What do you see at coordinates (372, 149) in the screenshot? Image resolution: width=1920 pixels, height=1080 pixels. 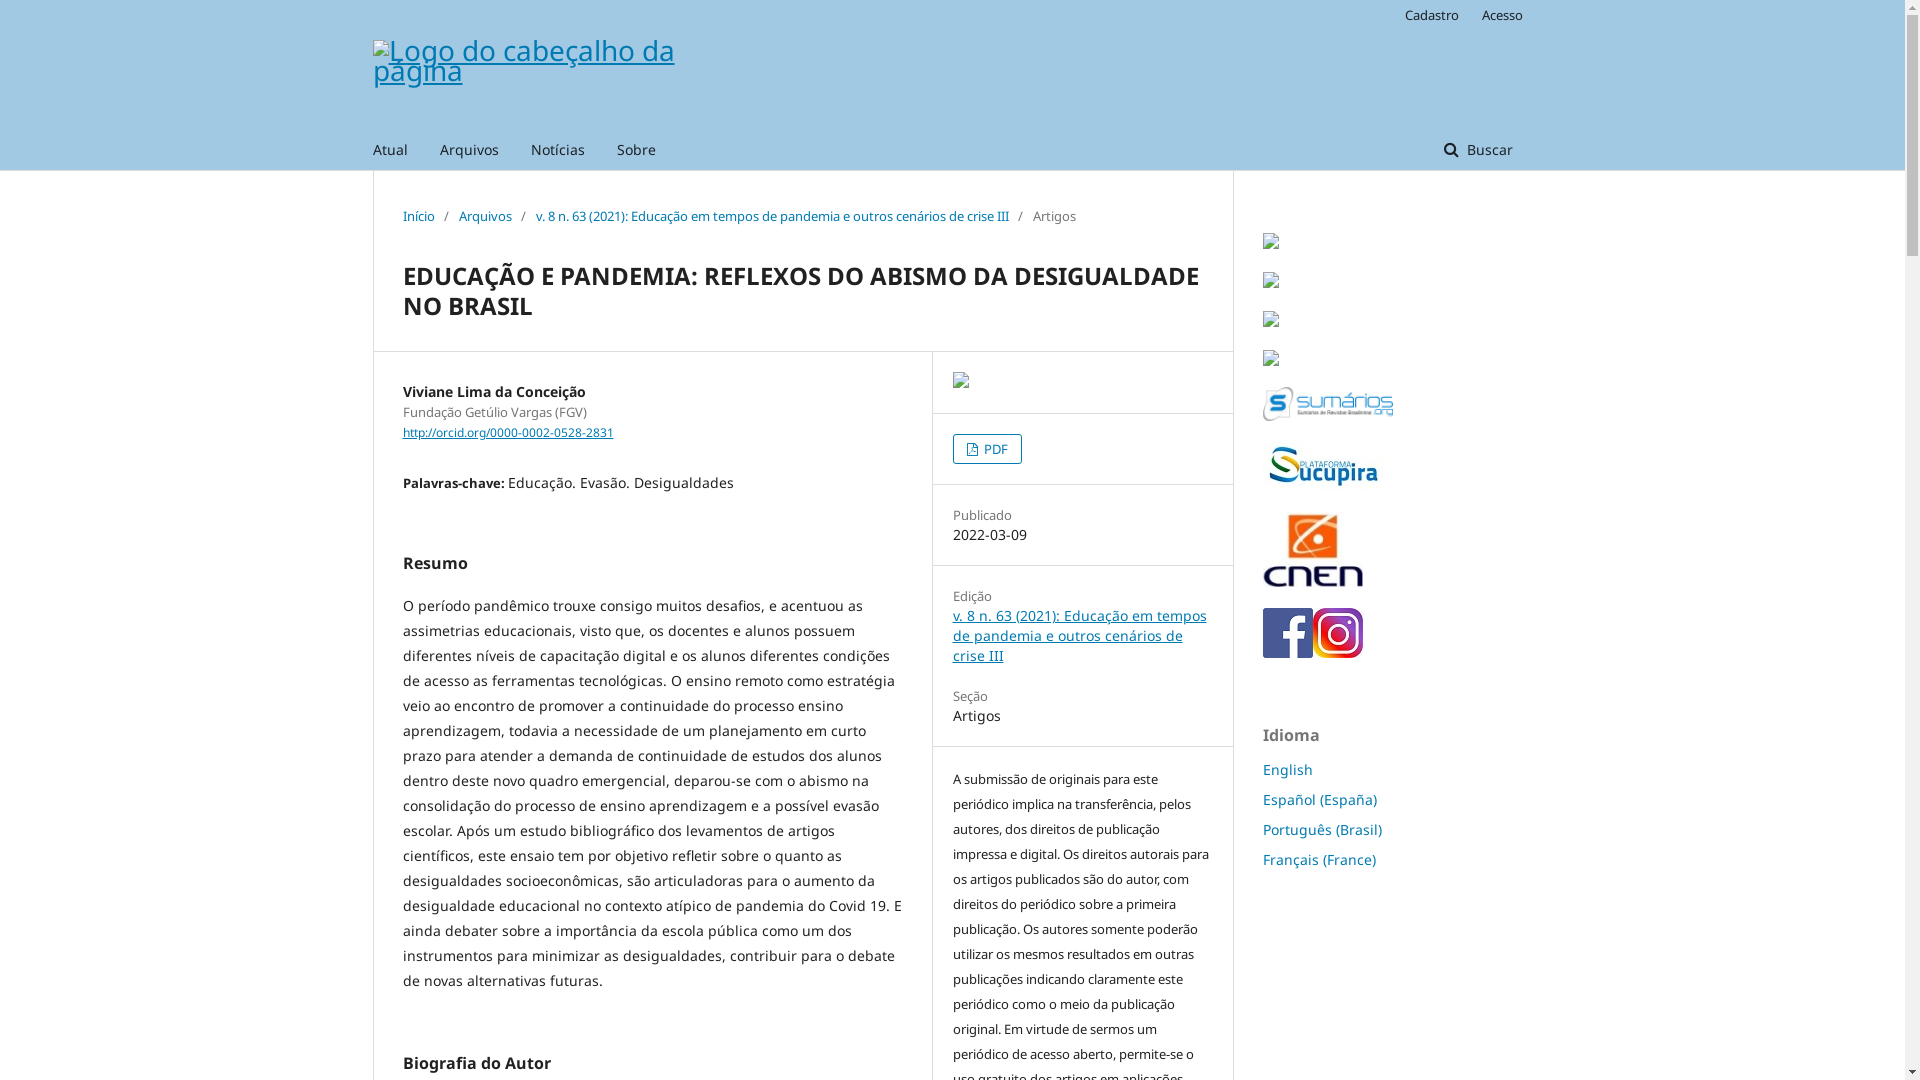 I see `'Atual'` at bounding box center [372, 149].